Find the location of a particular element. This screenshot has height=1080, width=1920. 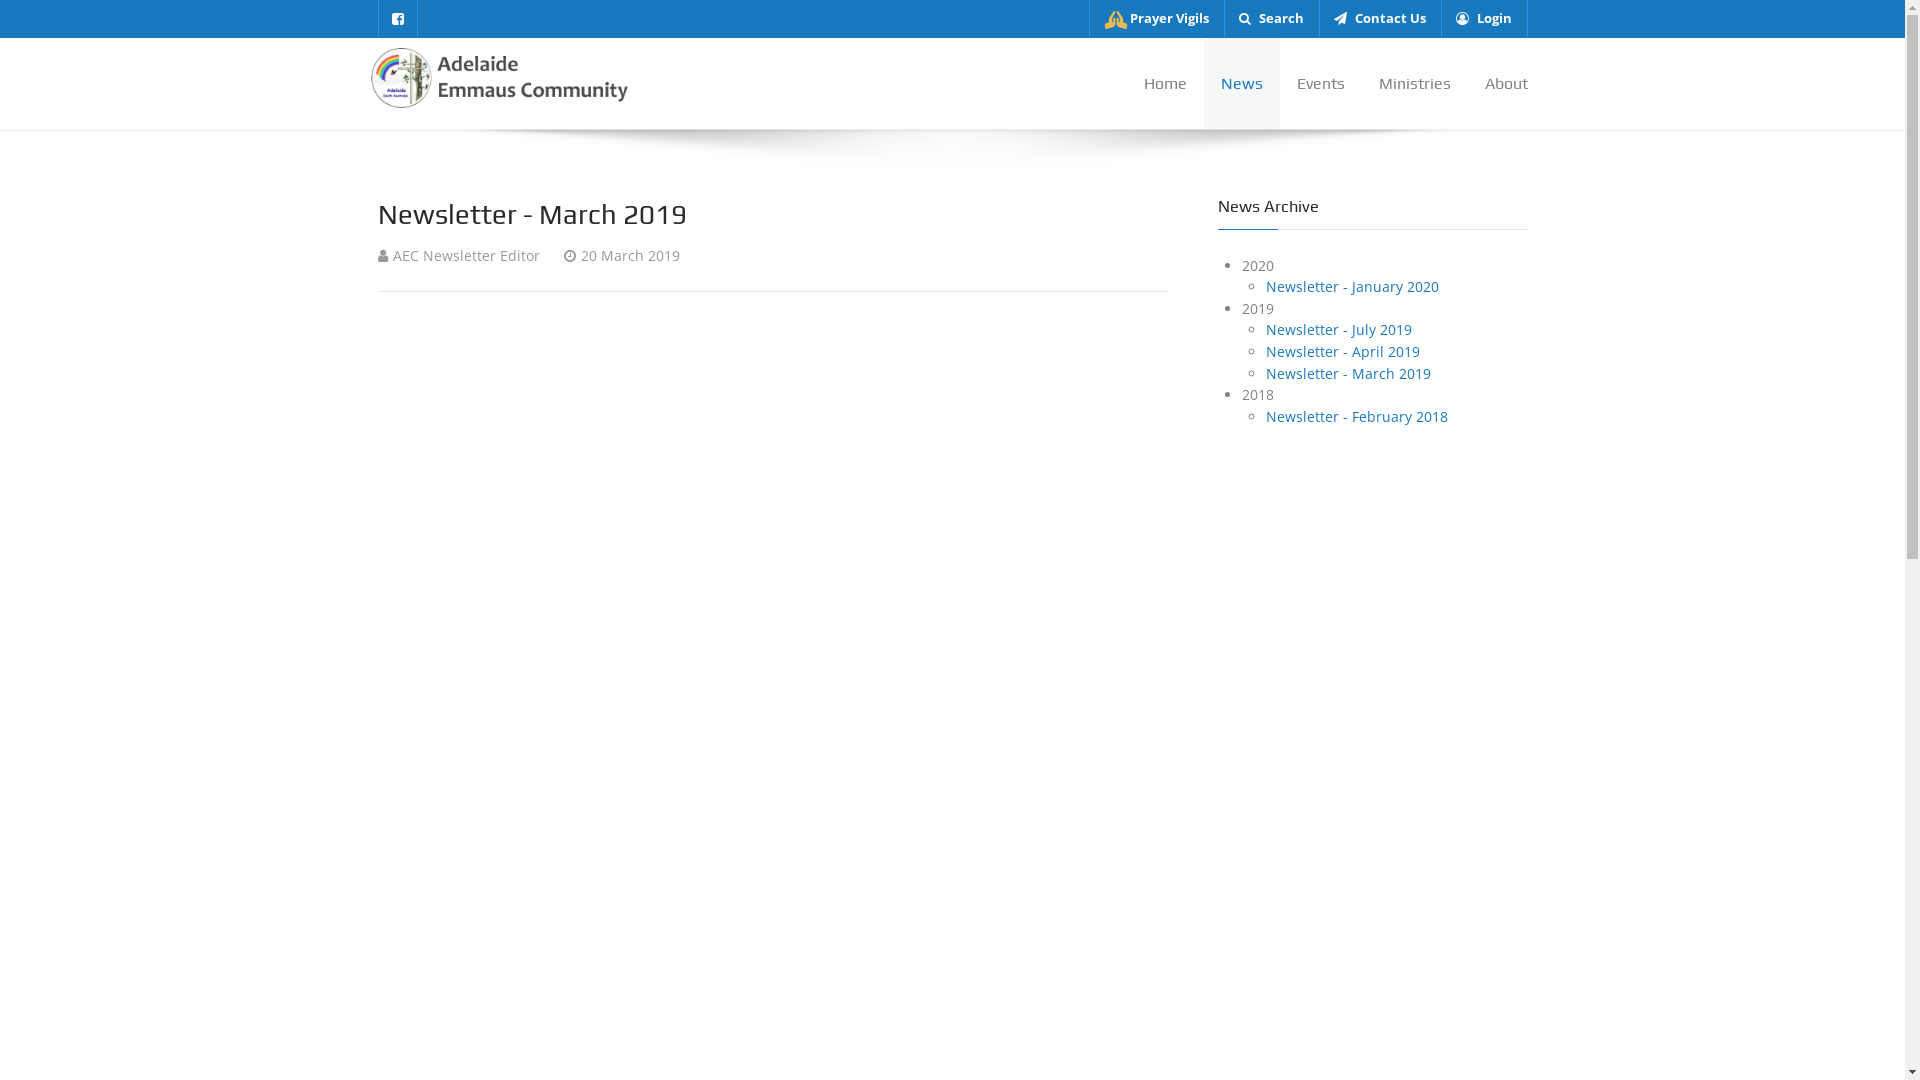

'News' is located at coordinates (1241, 82).